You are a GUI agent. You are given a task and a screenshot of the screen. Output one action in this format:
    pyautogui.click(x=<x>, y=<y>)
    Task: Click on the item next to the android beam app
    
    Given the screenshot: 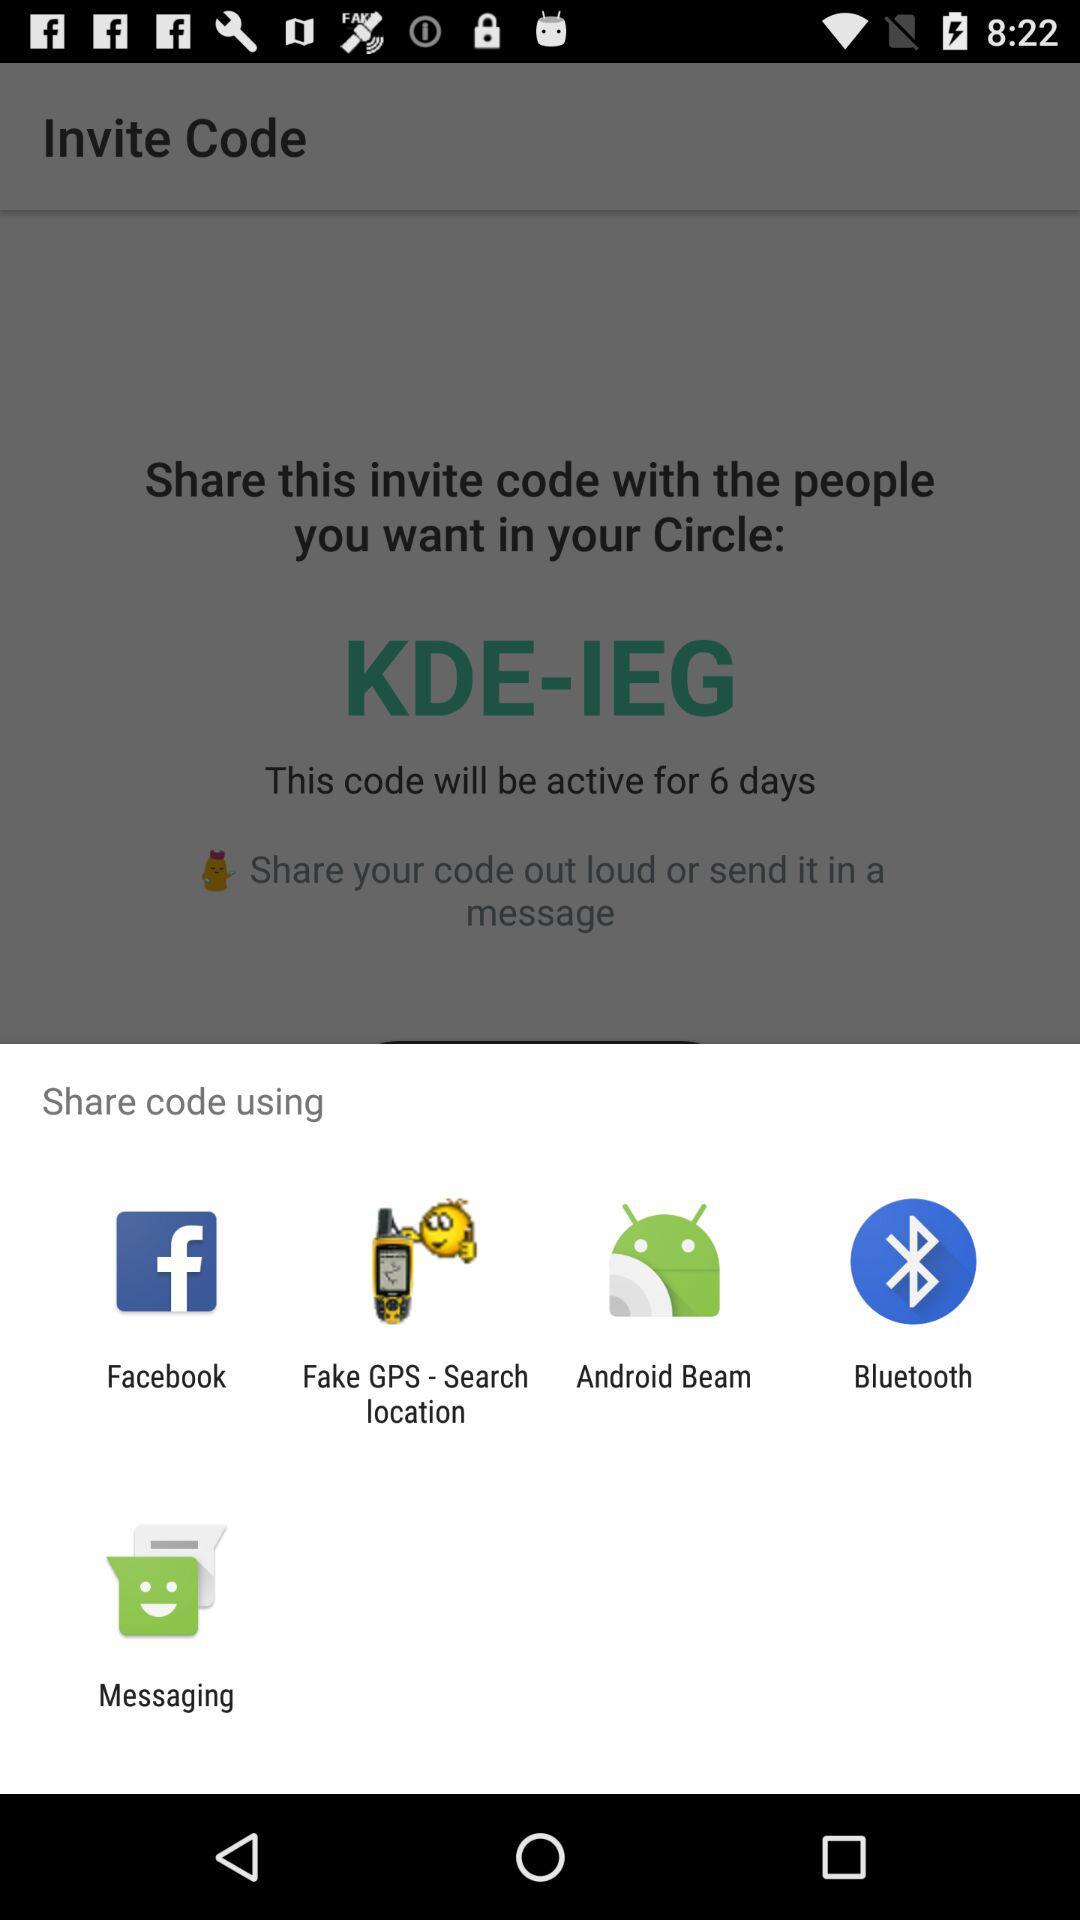 What is the action you would take?
    pyautogui.click(x=913, y=1392)
    